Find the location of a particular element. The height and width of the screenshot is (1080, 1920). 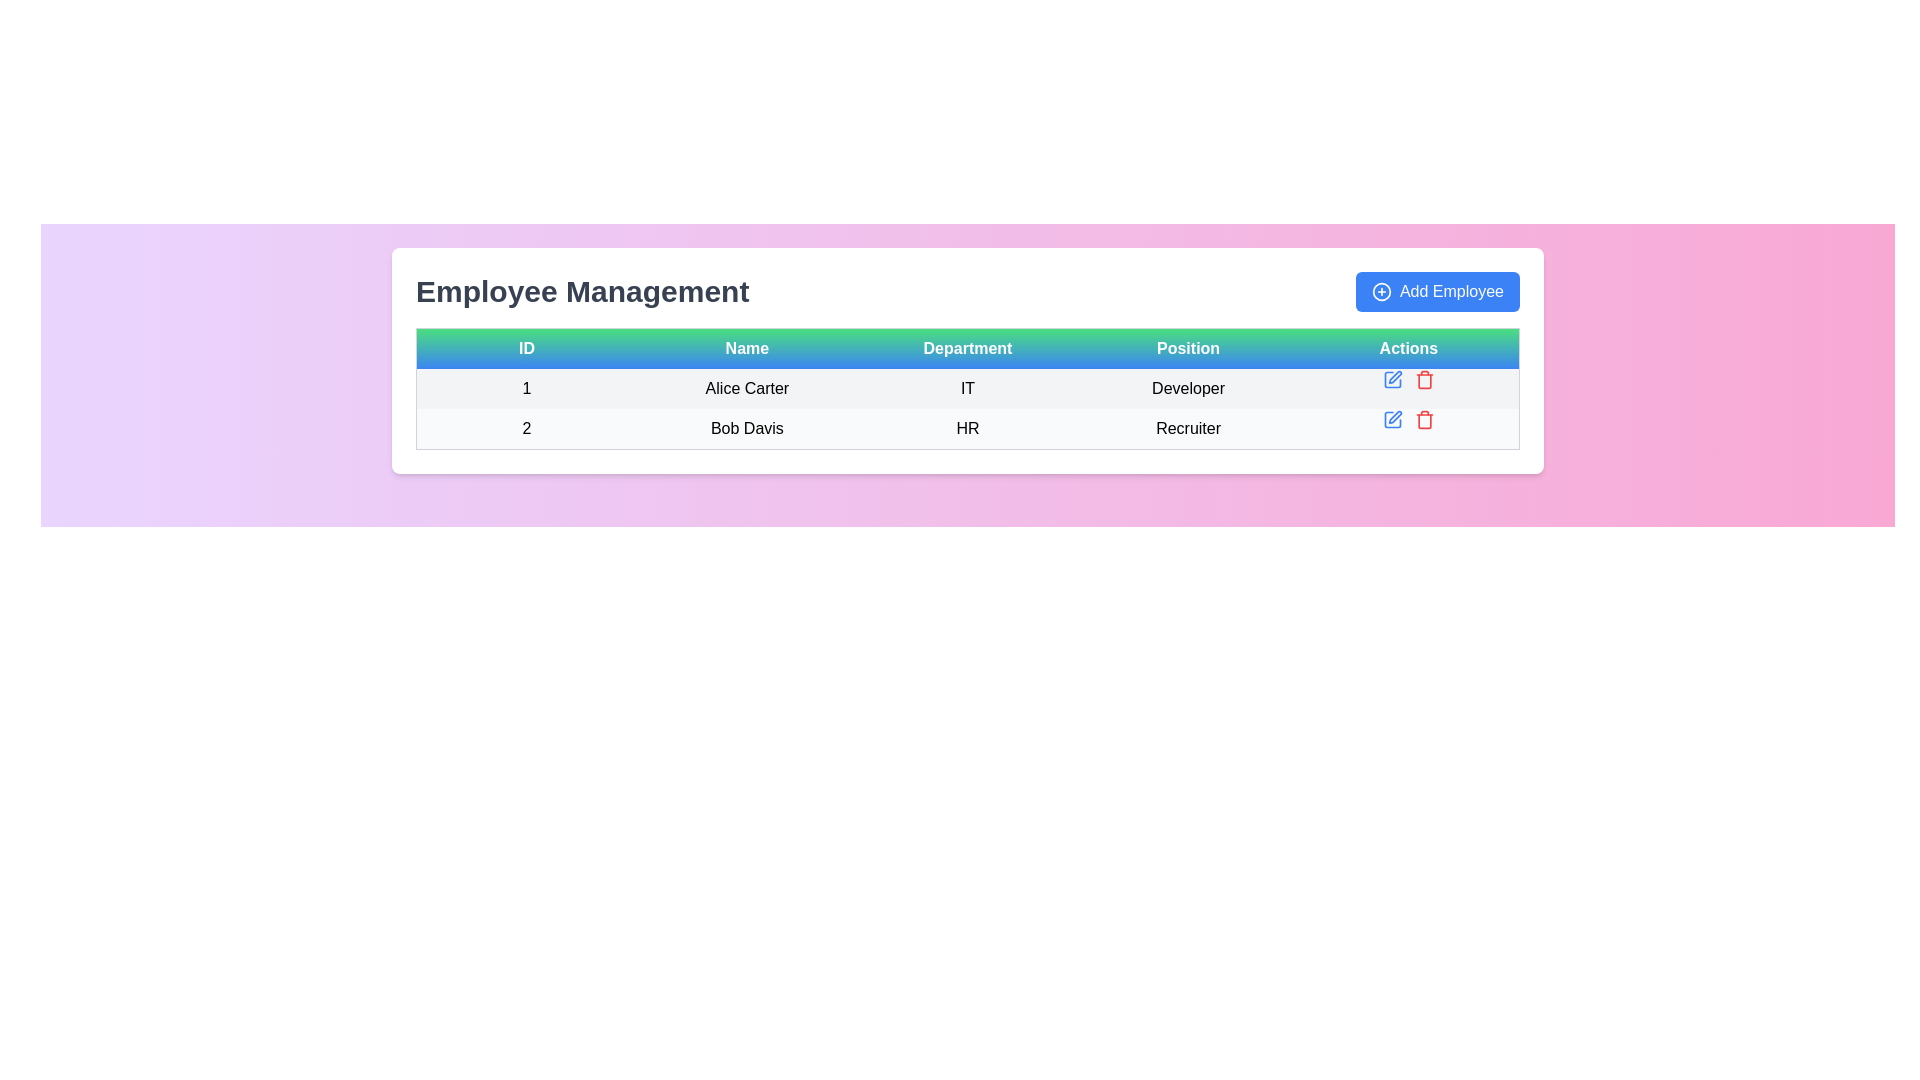

the edit icon, which resembles a square with a pen overlay, located in the Actions column of the second row of the table, to trigger tooltip or highlight effects is located at coordinates (1391, 380).